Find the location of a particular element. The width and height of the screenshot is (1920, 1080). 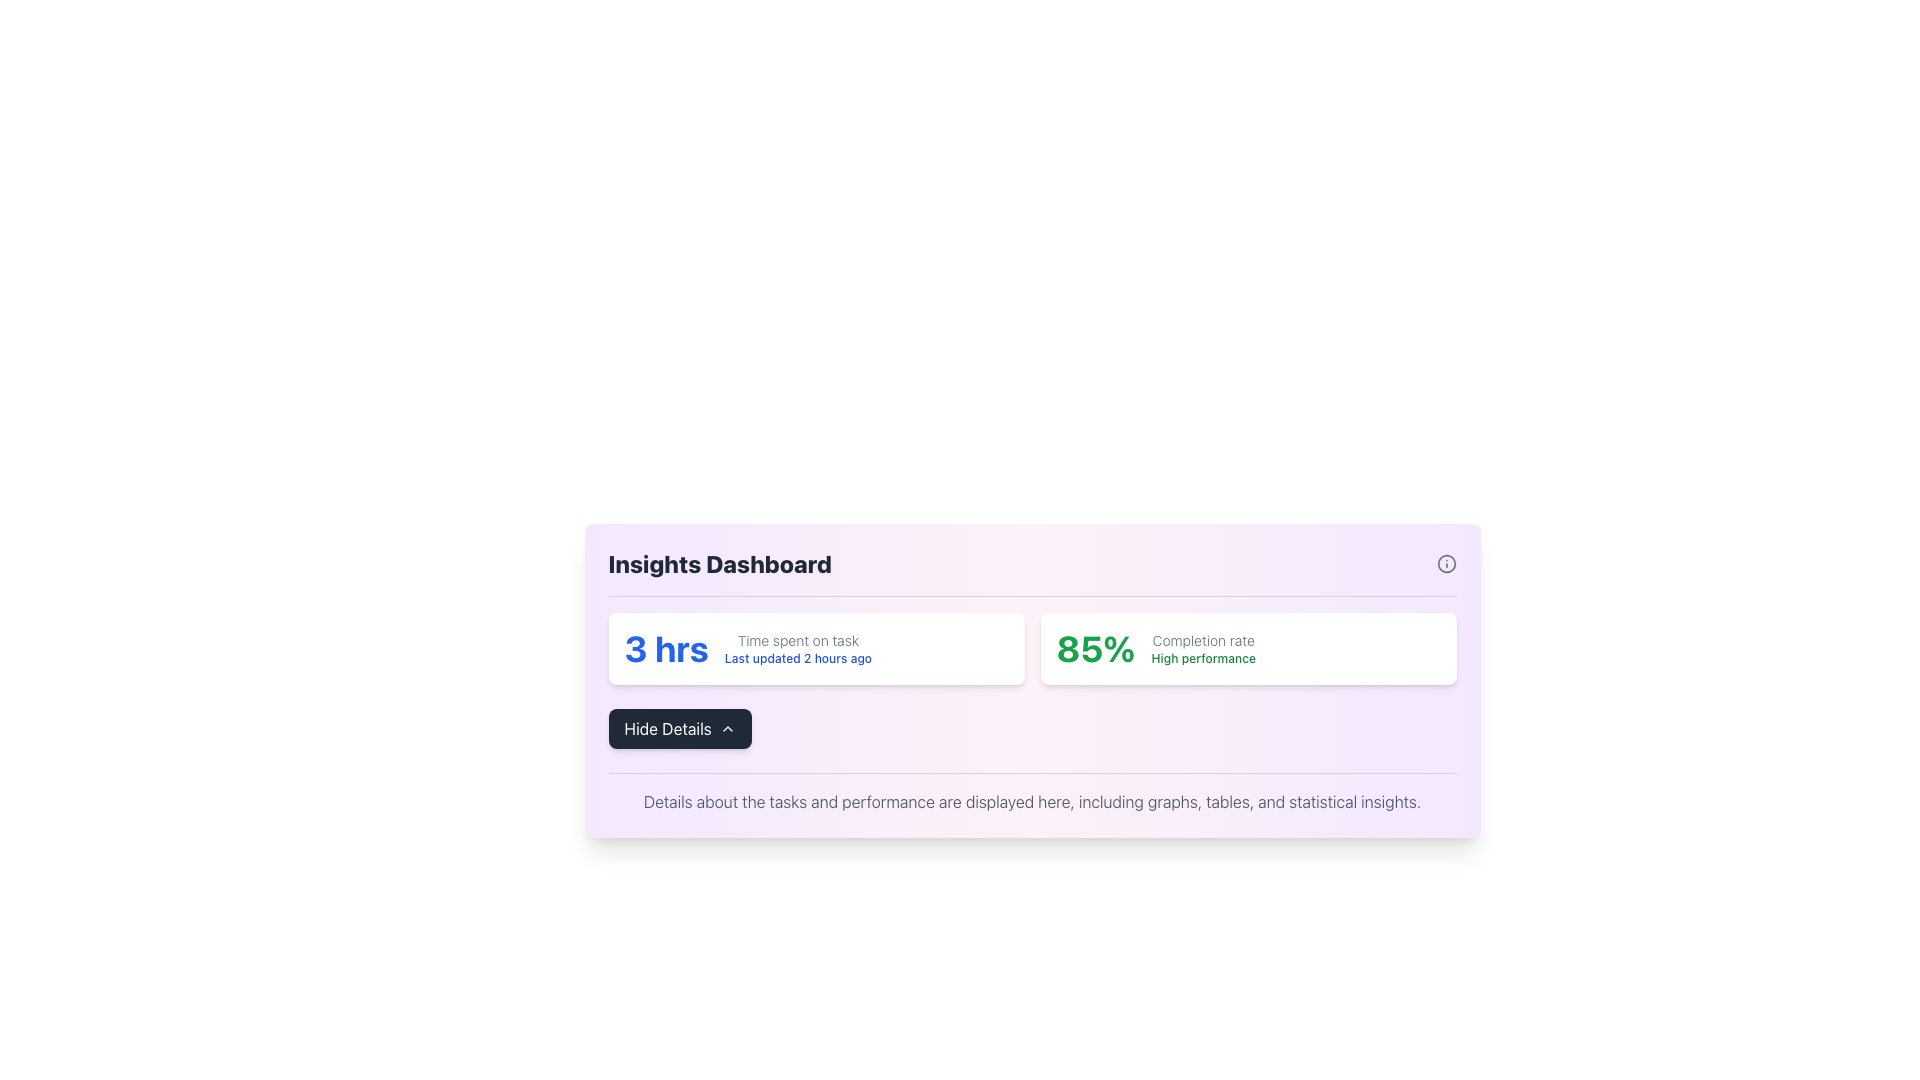

the text element displaying '3 hrs', which is styled in bold blue font and located at the left side of the dashboard within a white box is located at coordinates (666, 648).